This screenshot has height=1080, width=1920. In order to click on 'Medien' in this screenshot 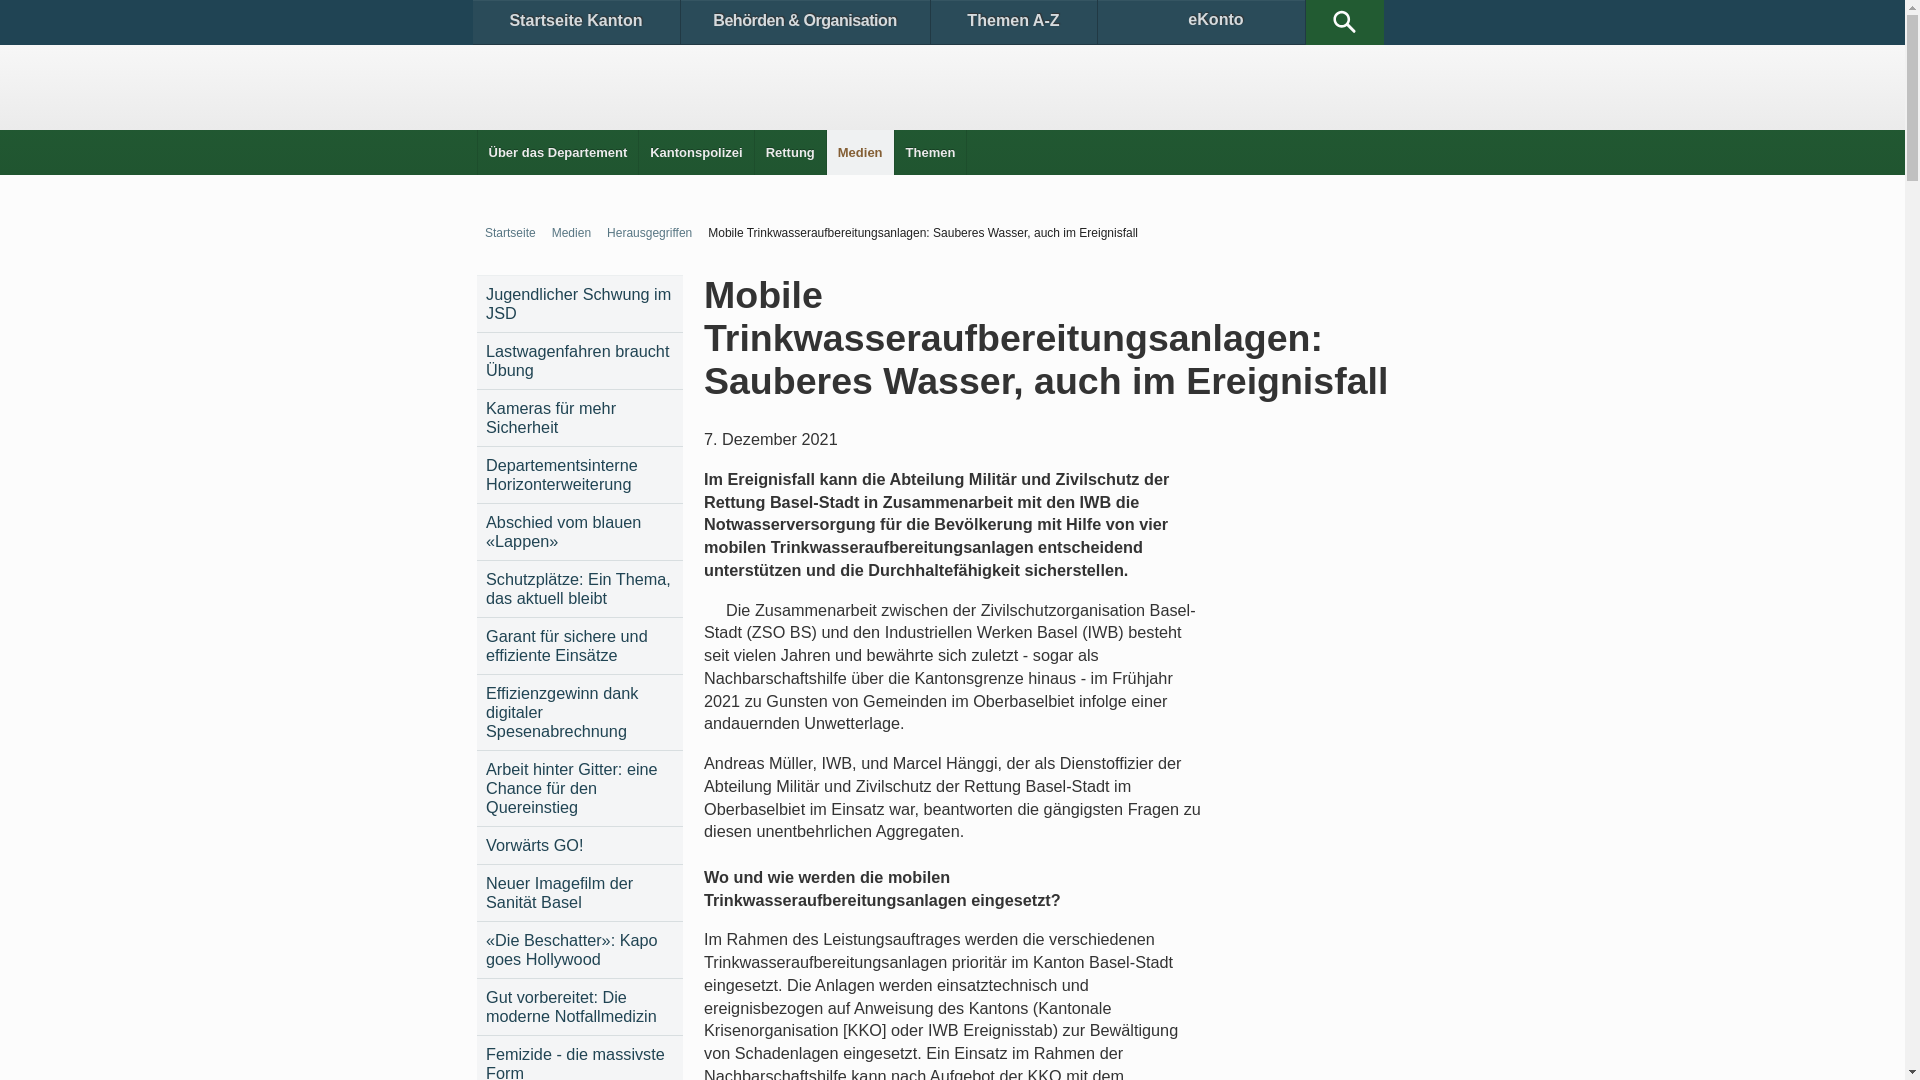, I will do `click(860, 151)`.